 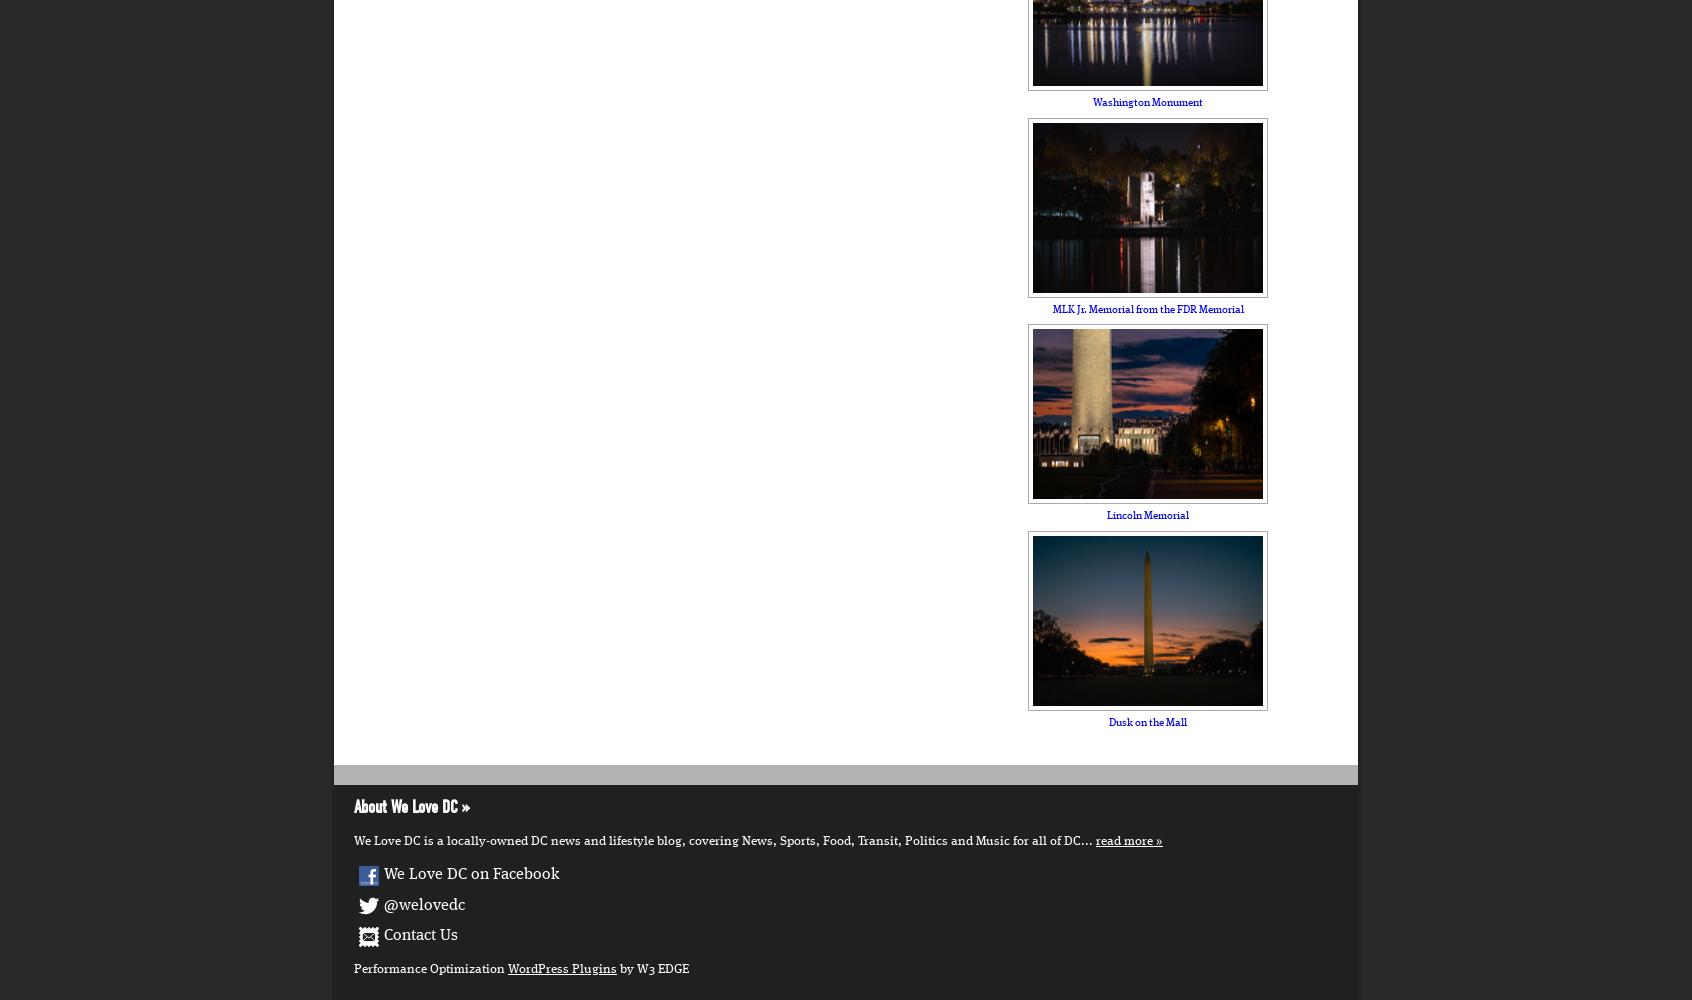 I want to click on 'We Love DC is a locally-owned DC news and lifestyle blog, covering News, Sports, Food, Transit, Politics and Music for all of DC...', so click(x=352, y=840).